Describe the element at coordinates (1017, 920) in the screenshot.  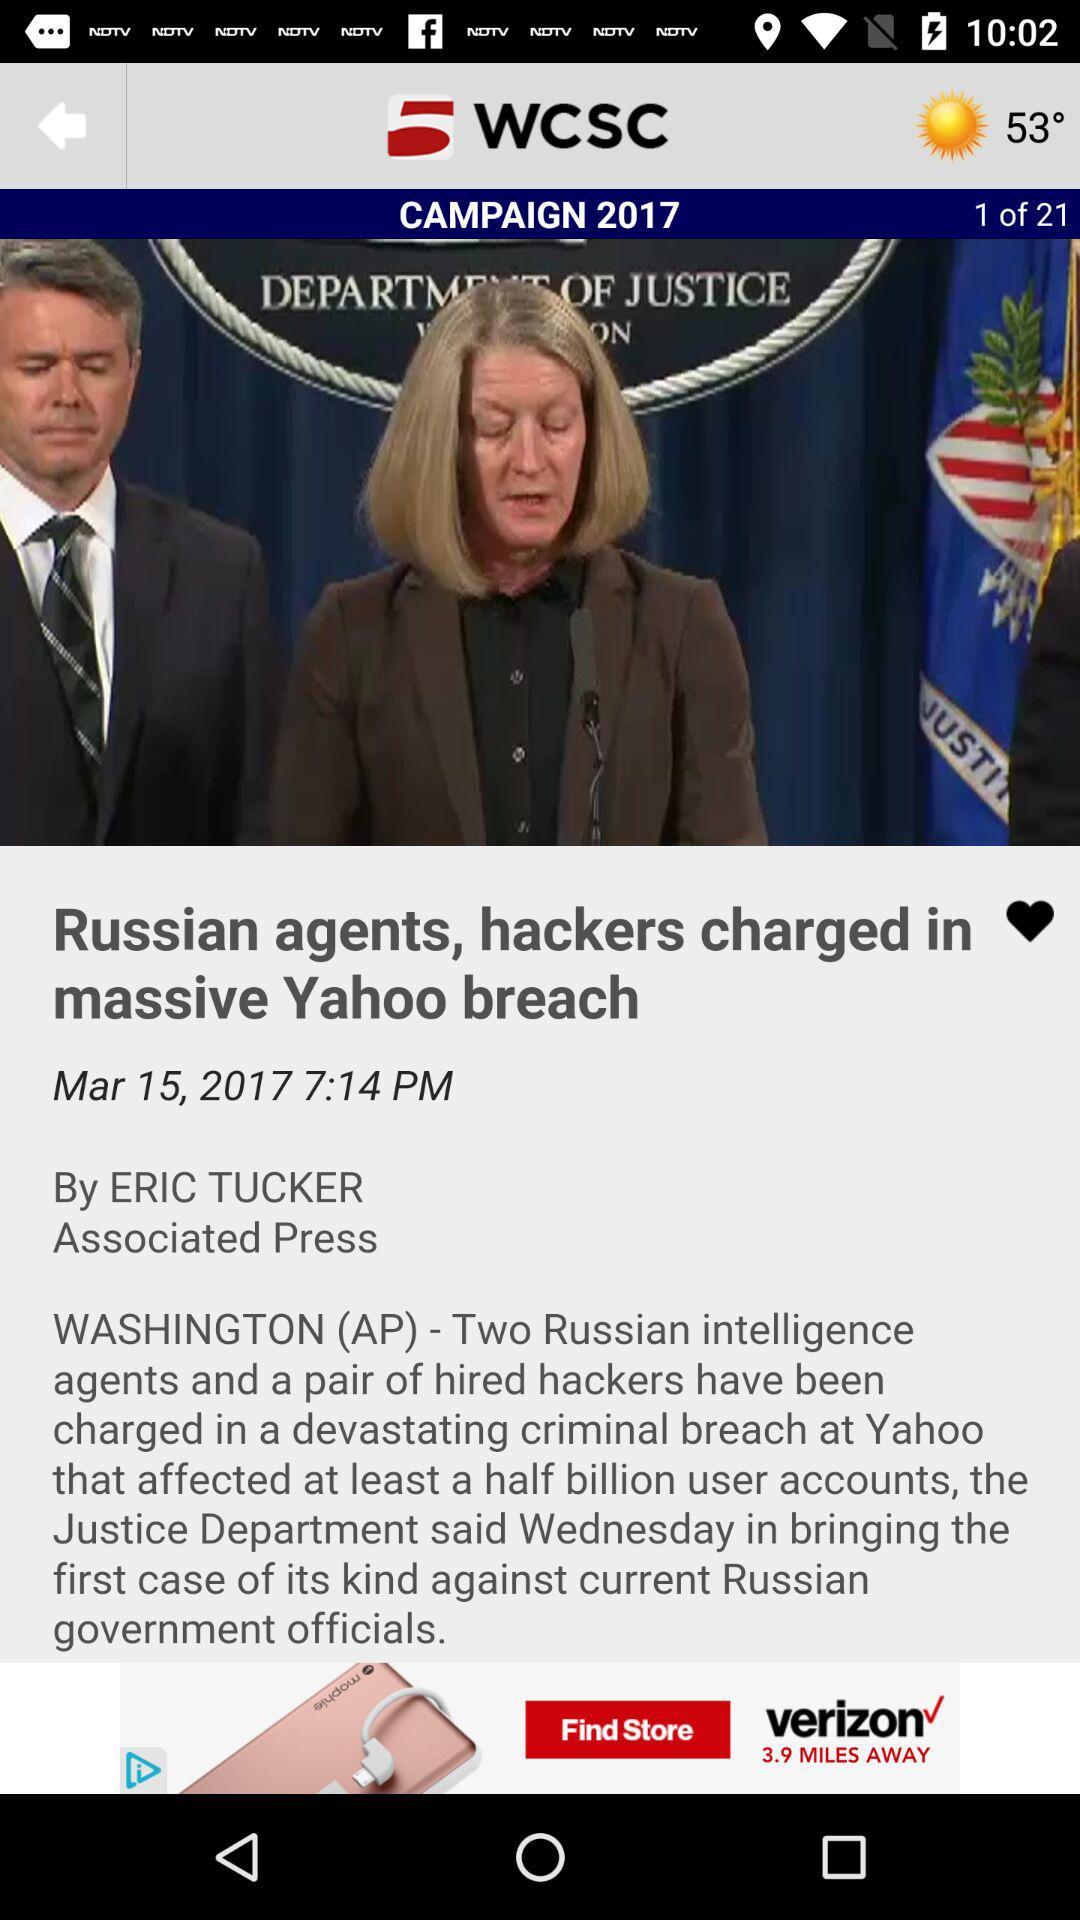
I see `the favorite icon` at that location.